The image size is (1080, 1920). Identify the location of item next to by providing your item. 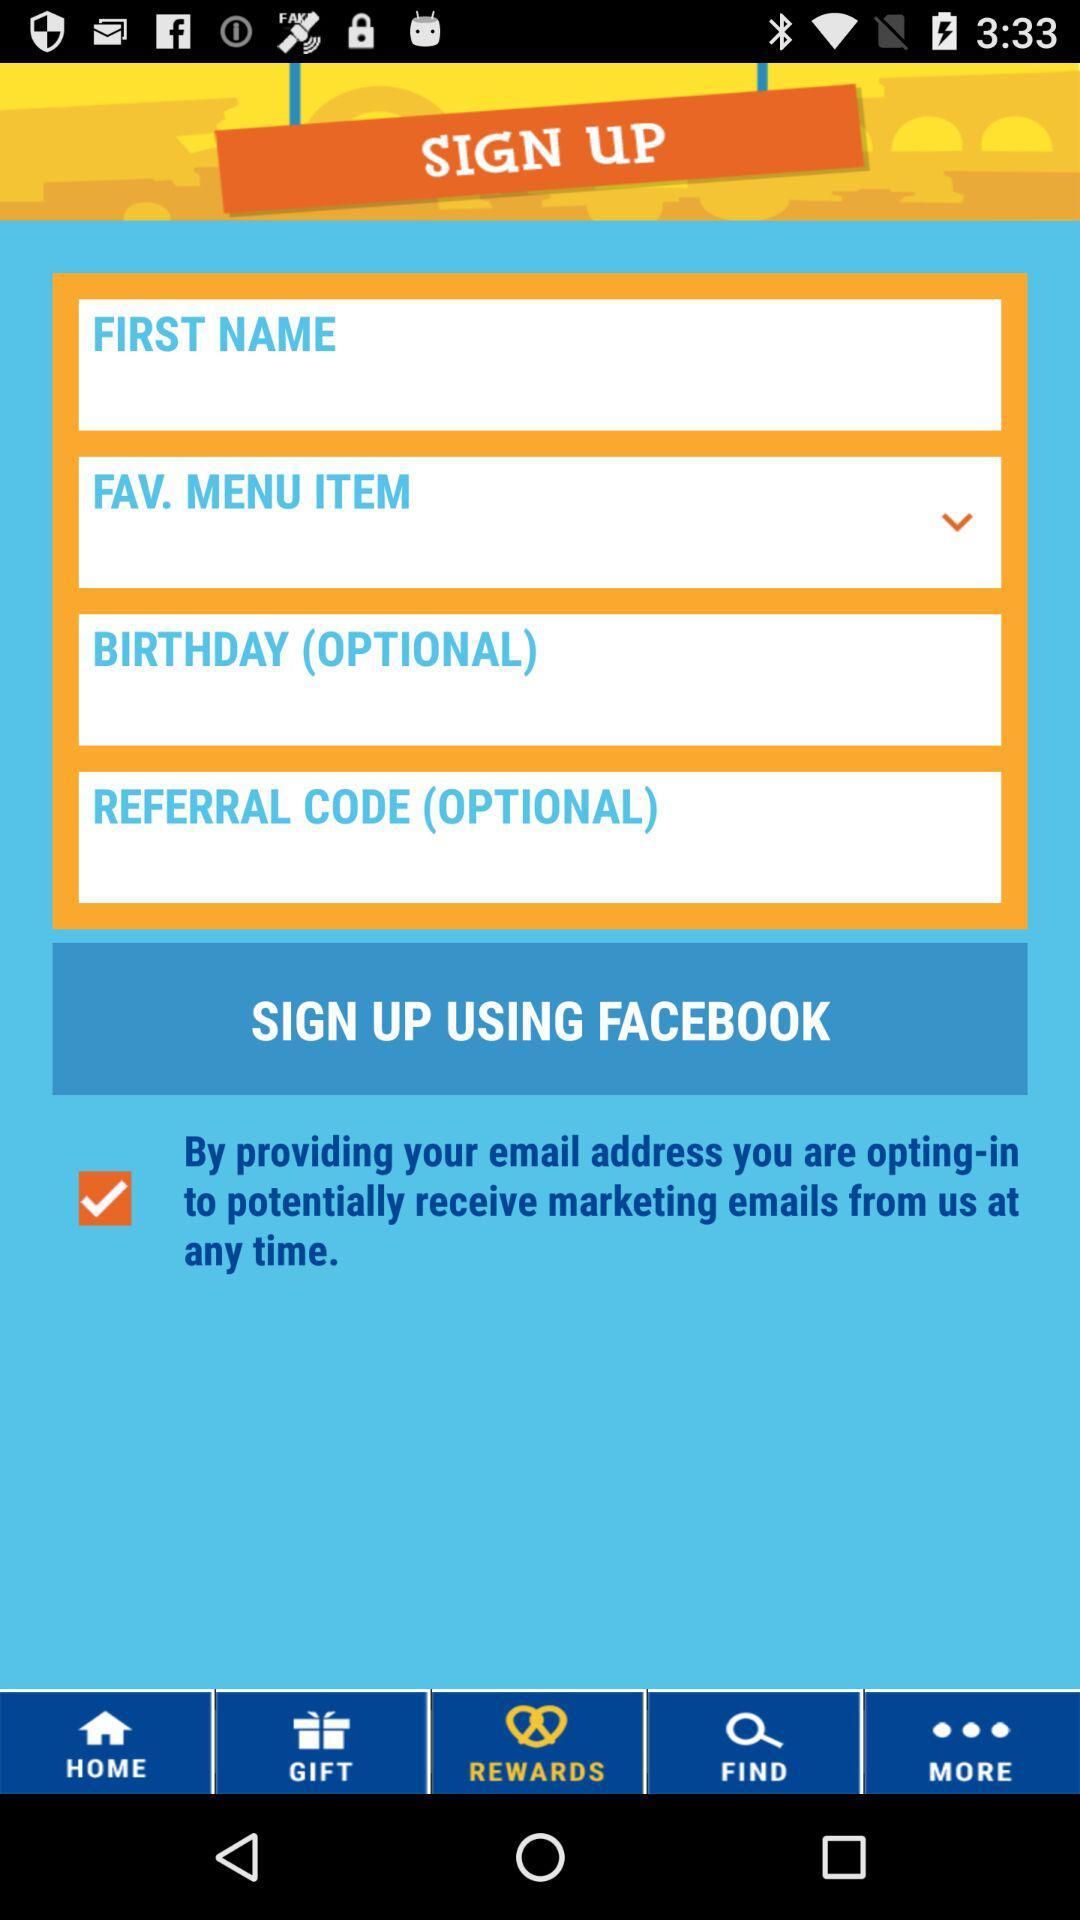
(104, 1199).